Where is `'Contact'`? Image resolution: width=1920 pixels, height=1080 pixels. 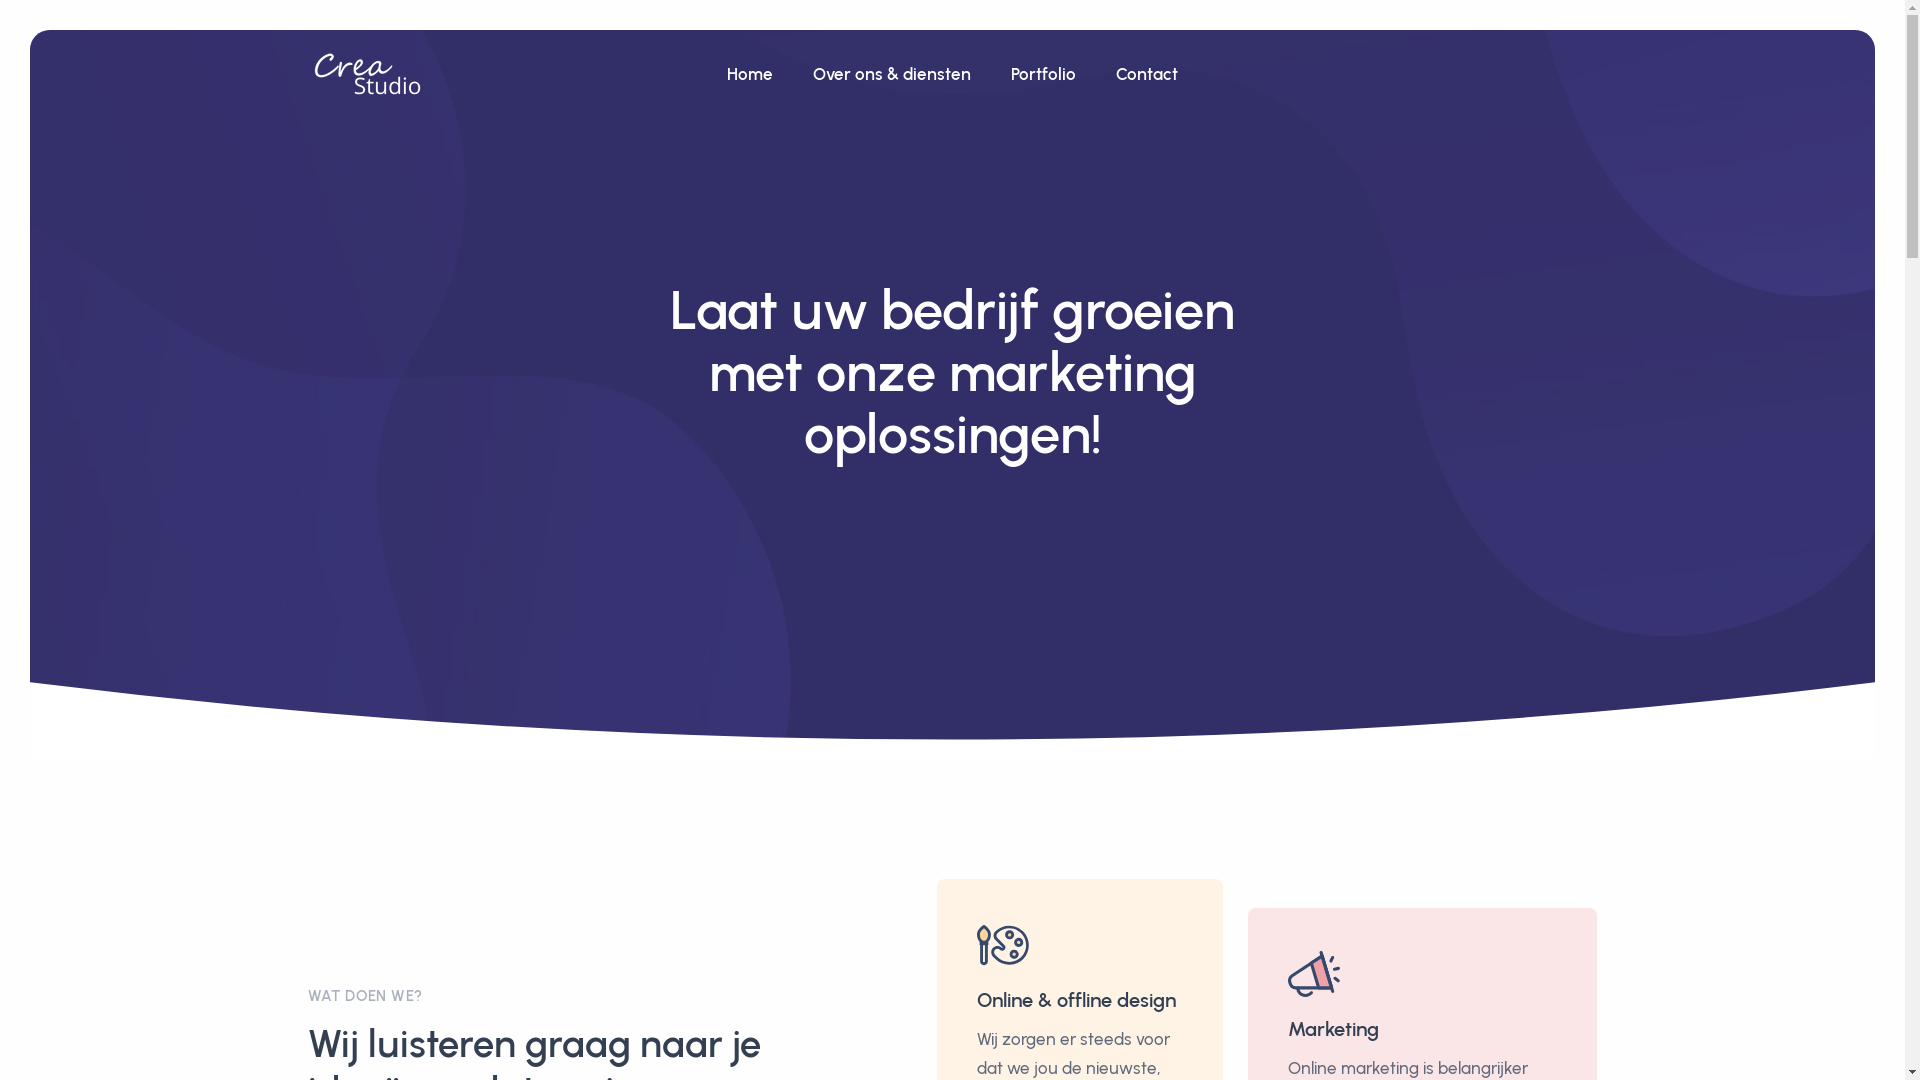 'Contact' is located at coordinates (1147, 73).